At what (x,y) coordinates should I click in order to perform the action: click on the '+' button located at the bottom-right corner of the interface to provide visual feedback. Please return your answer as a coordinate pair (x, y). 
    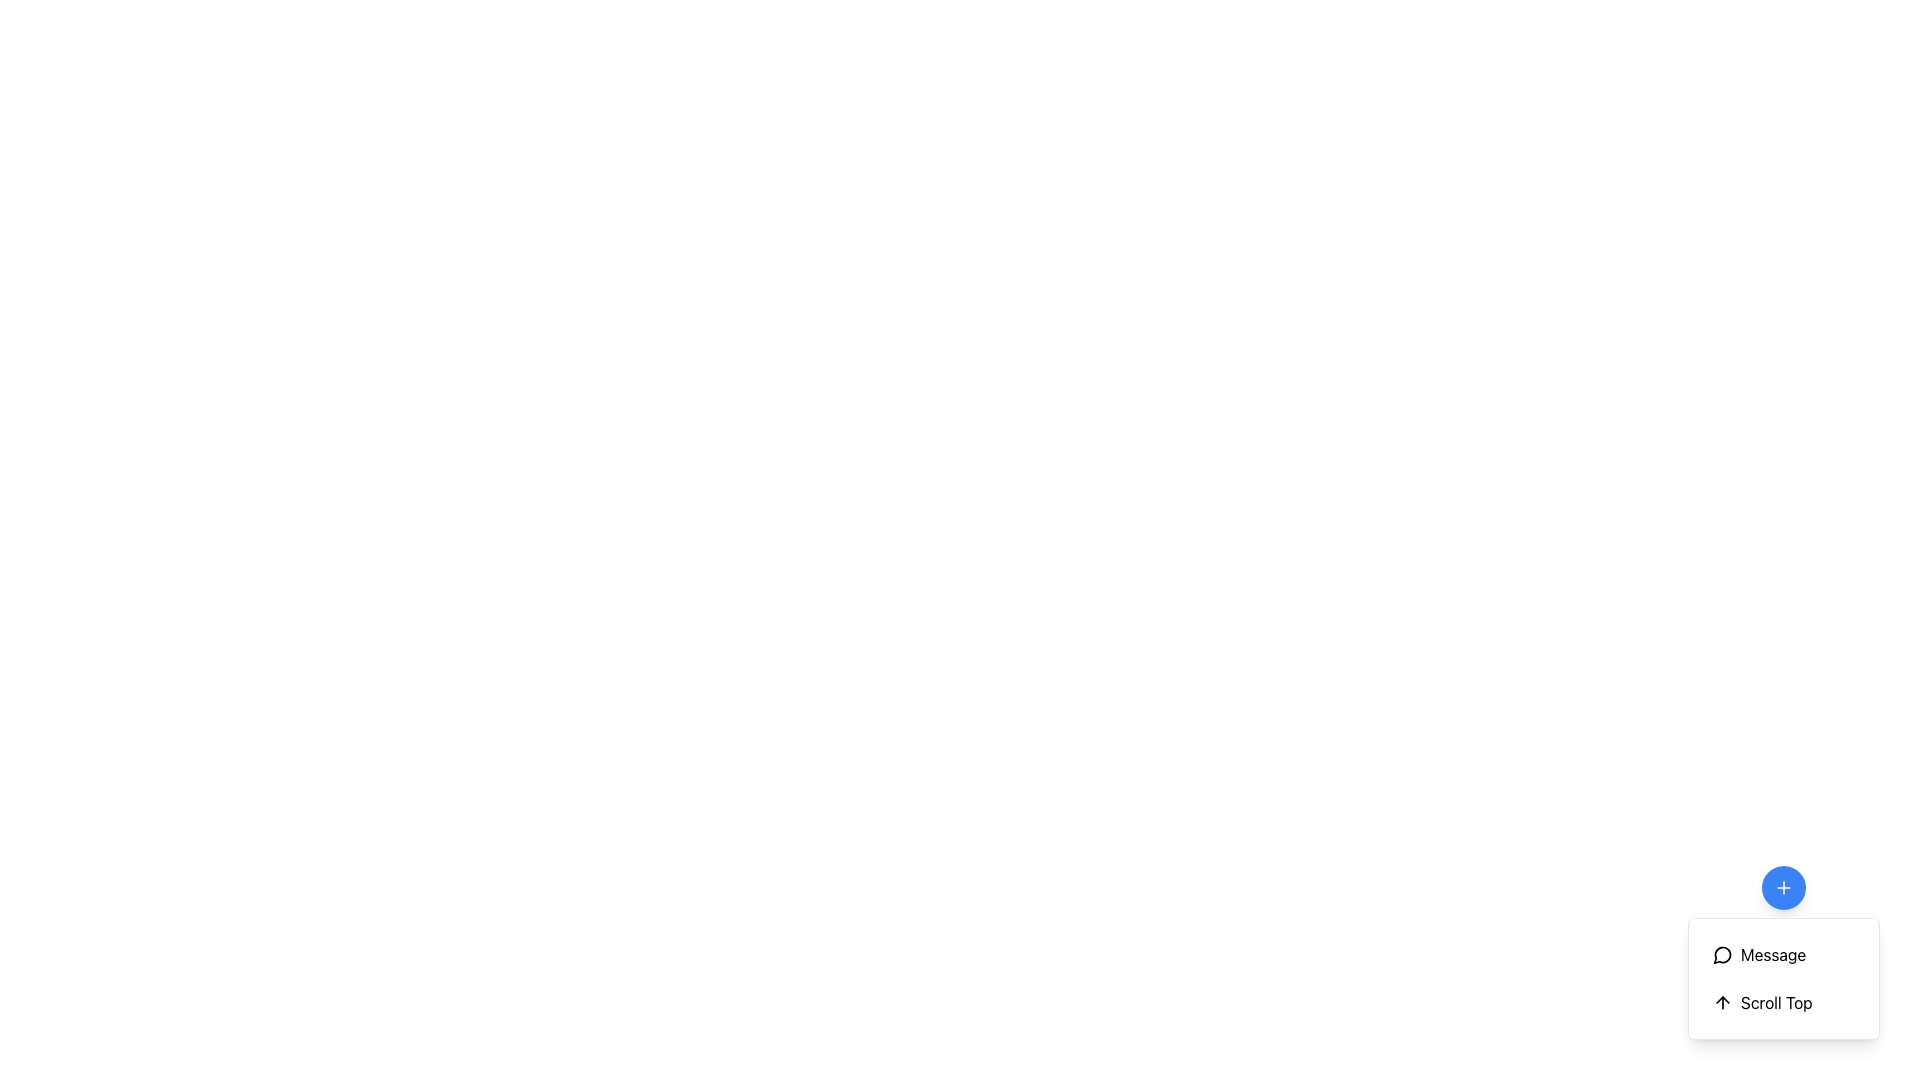
    Looking at the image, I should click on (1784, 886).